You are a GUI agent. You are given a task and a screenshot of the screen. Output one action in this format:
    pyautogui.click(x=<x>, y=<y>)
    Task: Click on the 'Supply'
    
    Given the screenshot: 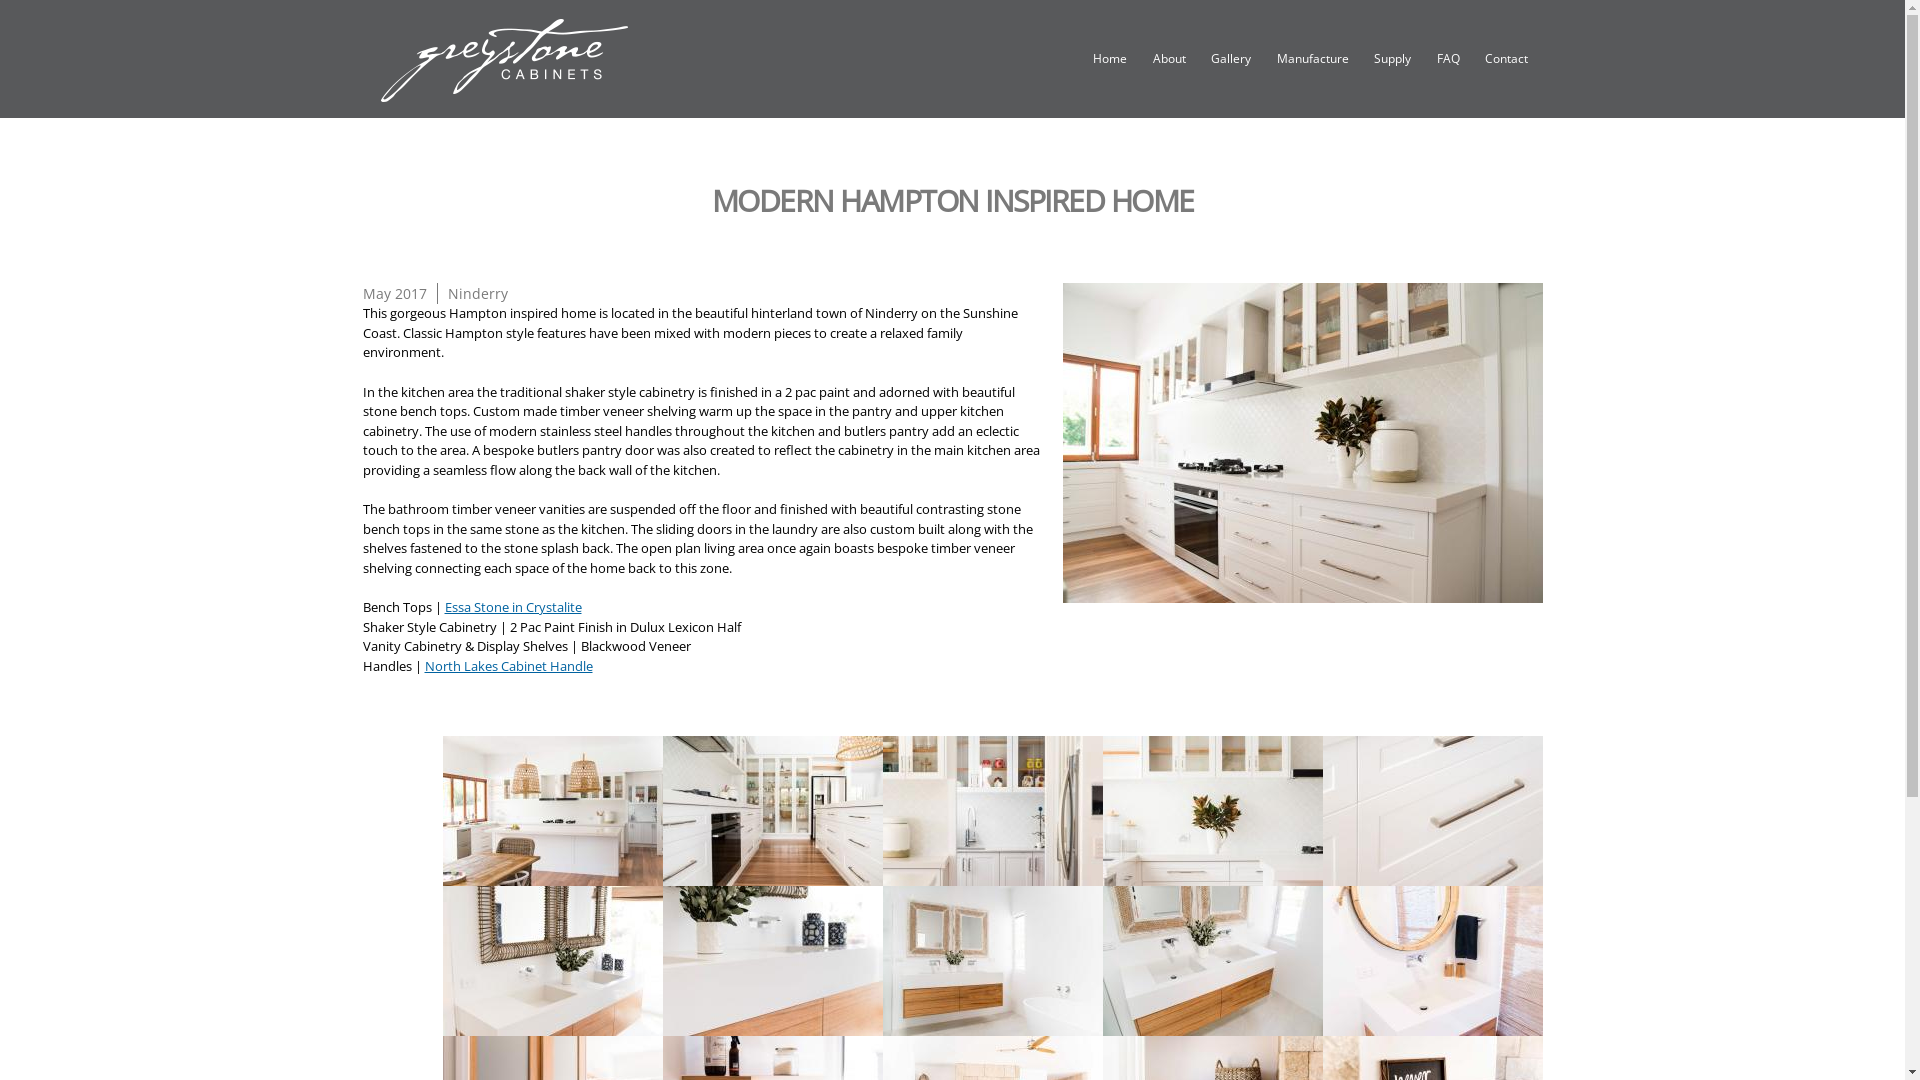 What is the action you would take?
    pyautogui.click(x=1391, y=59)
    